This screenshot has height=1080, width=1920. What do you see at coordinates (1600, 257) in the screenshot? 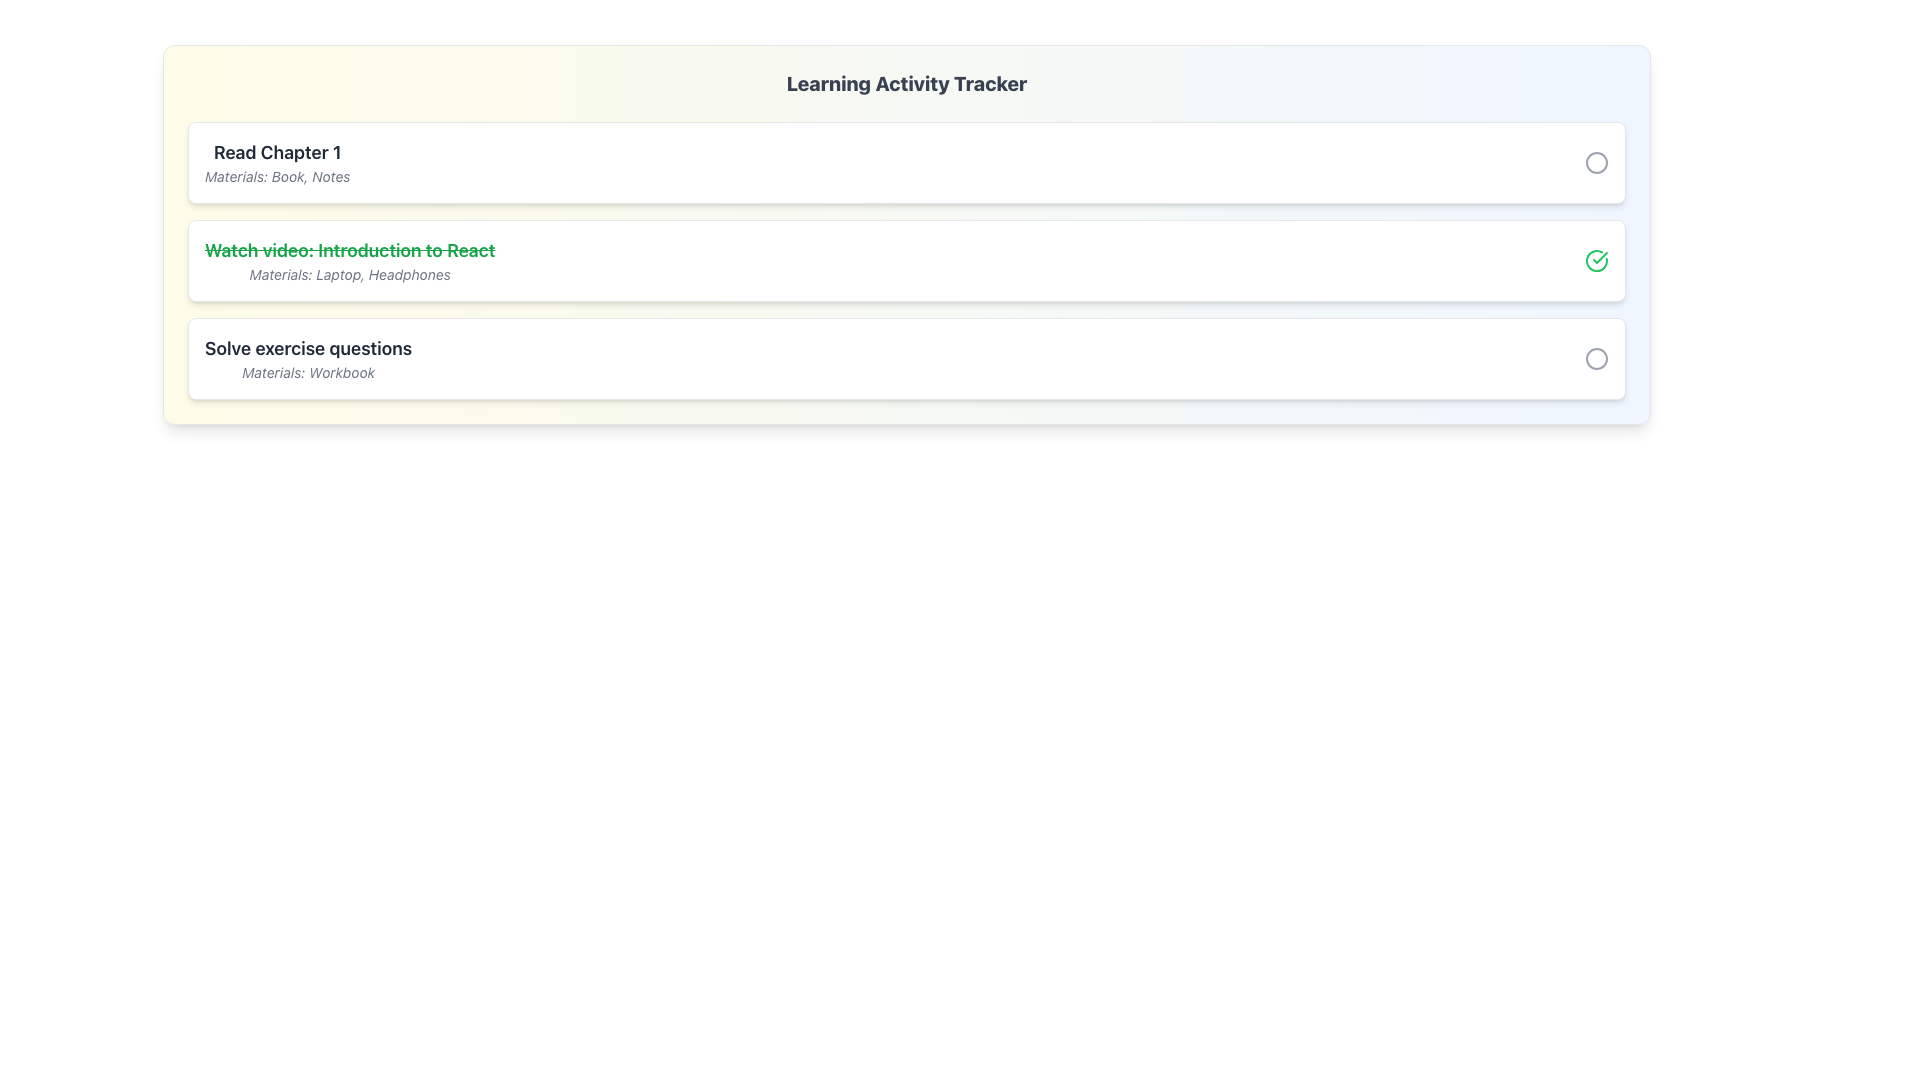
I see `the green tick icon indicating a completed or verified status, located at the right end of the second list item's row` at bounding box center [1600, 257].